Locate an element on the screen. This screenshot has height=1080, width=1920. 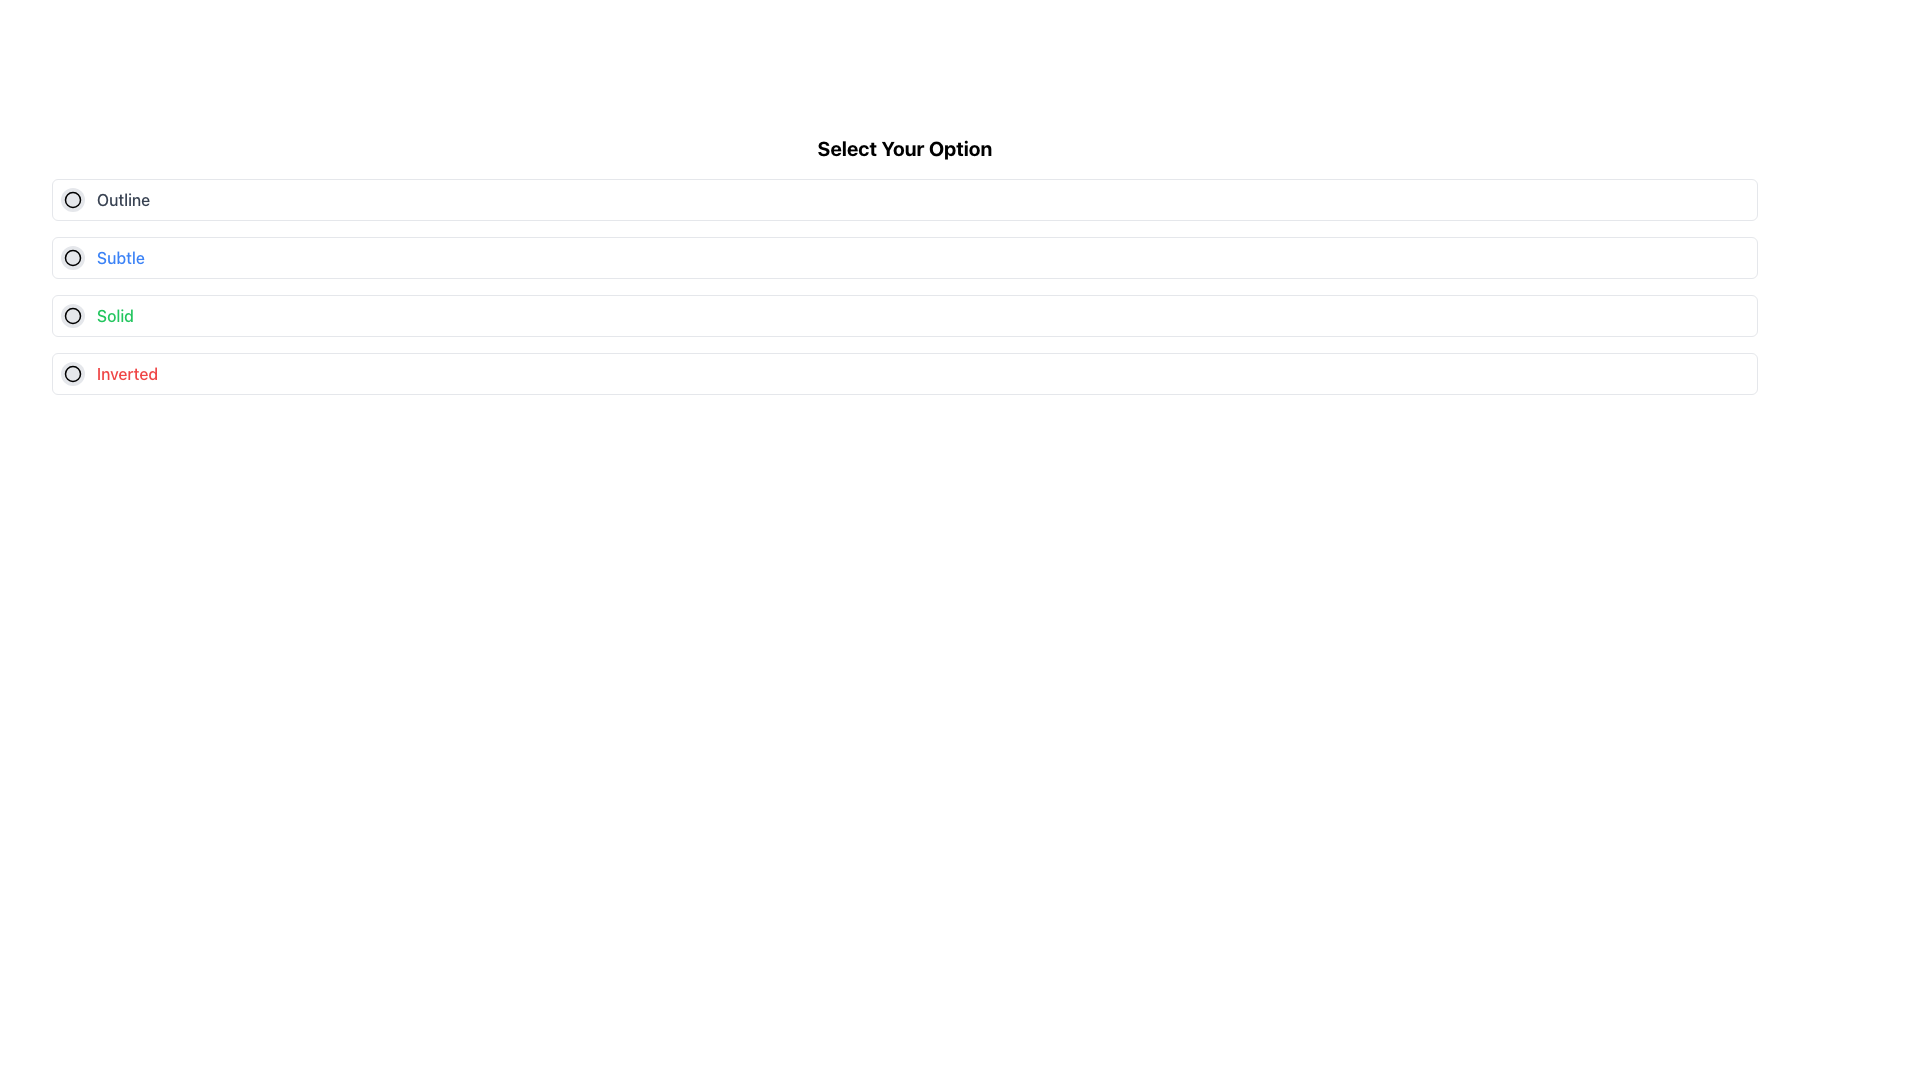
the SVG circle icon representing the selection state of the 'Solid' option in the radio button list is located at coordinates (72, 315).